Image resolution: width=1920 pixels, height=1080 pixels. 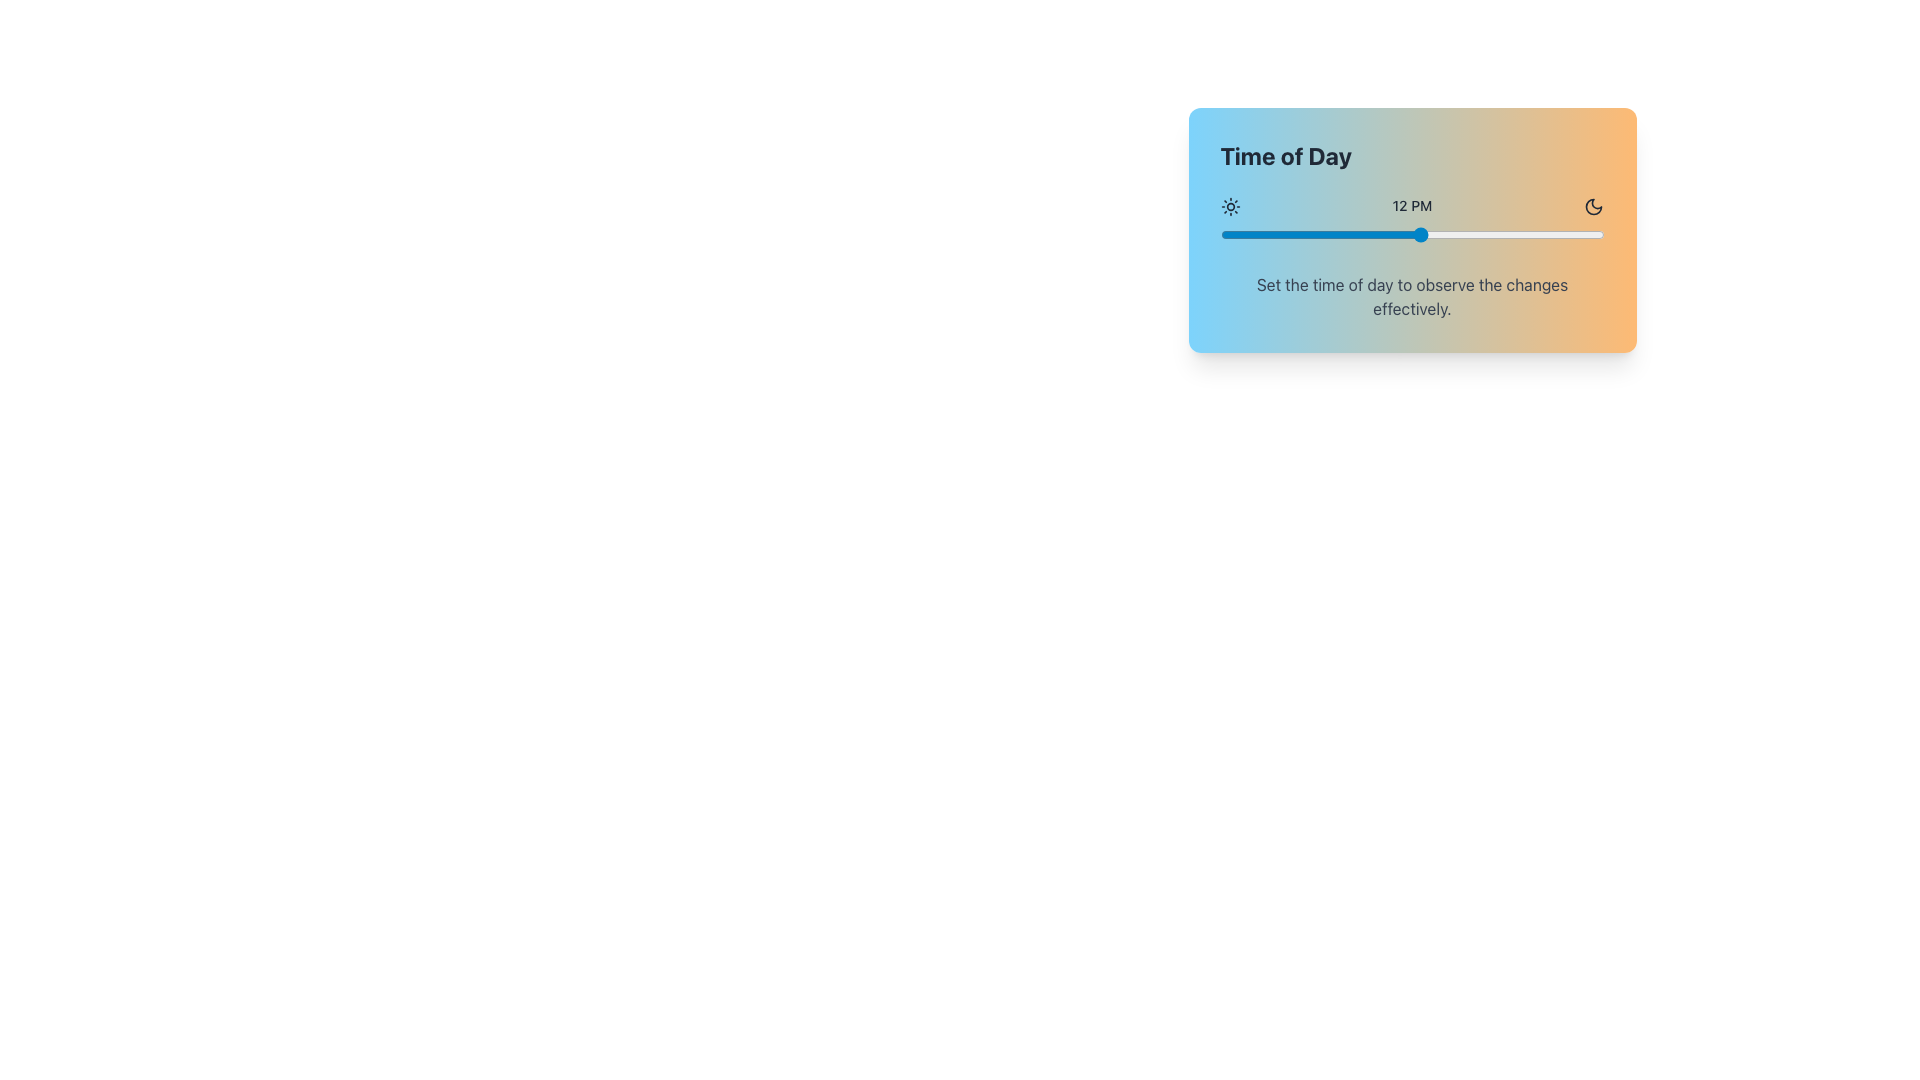 What do you see at coordinates (1386, 234) in the screenshot?
I see `the time of day` at bounding box center [1386, 234].